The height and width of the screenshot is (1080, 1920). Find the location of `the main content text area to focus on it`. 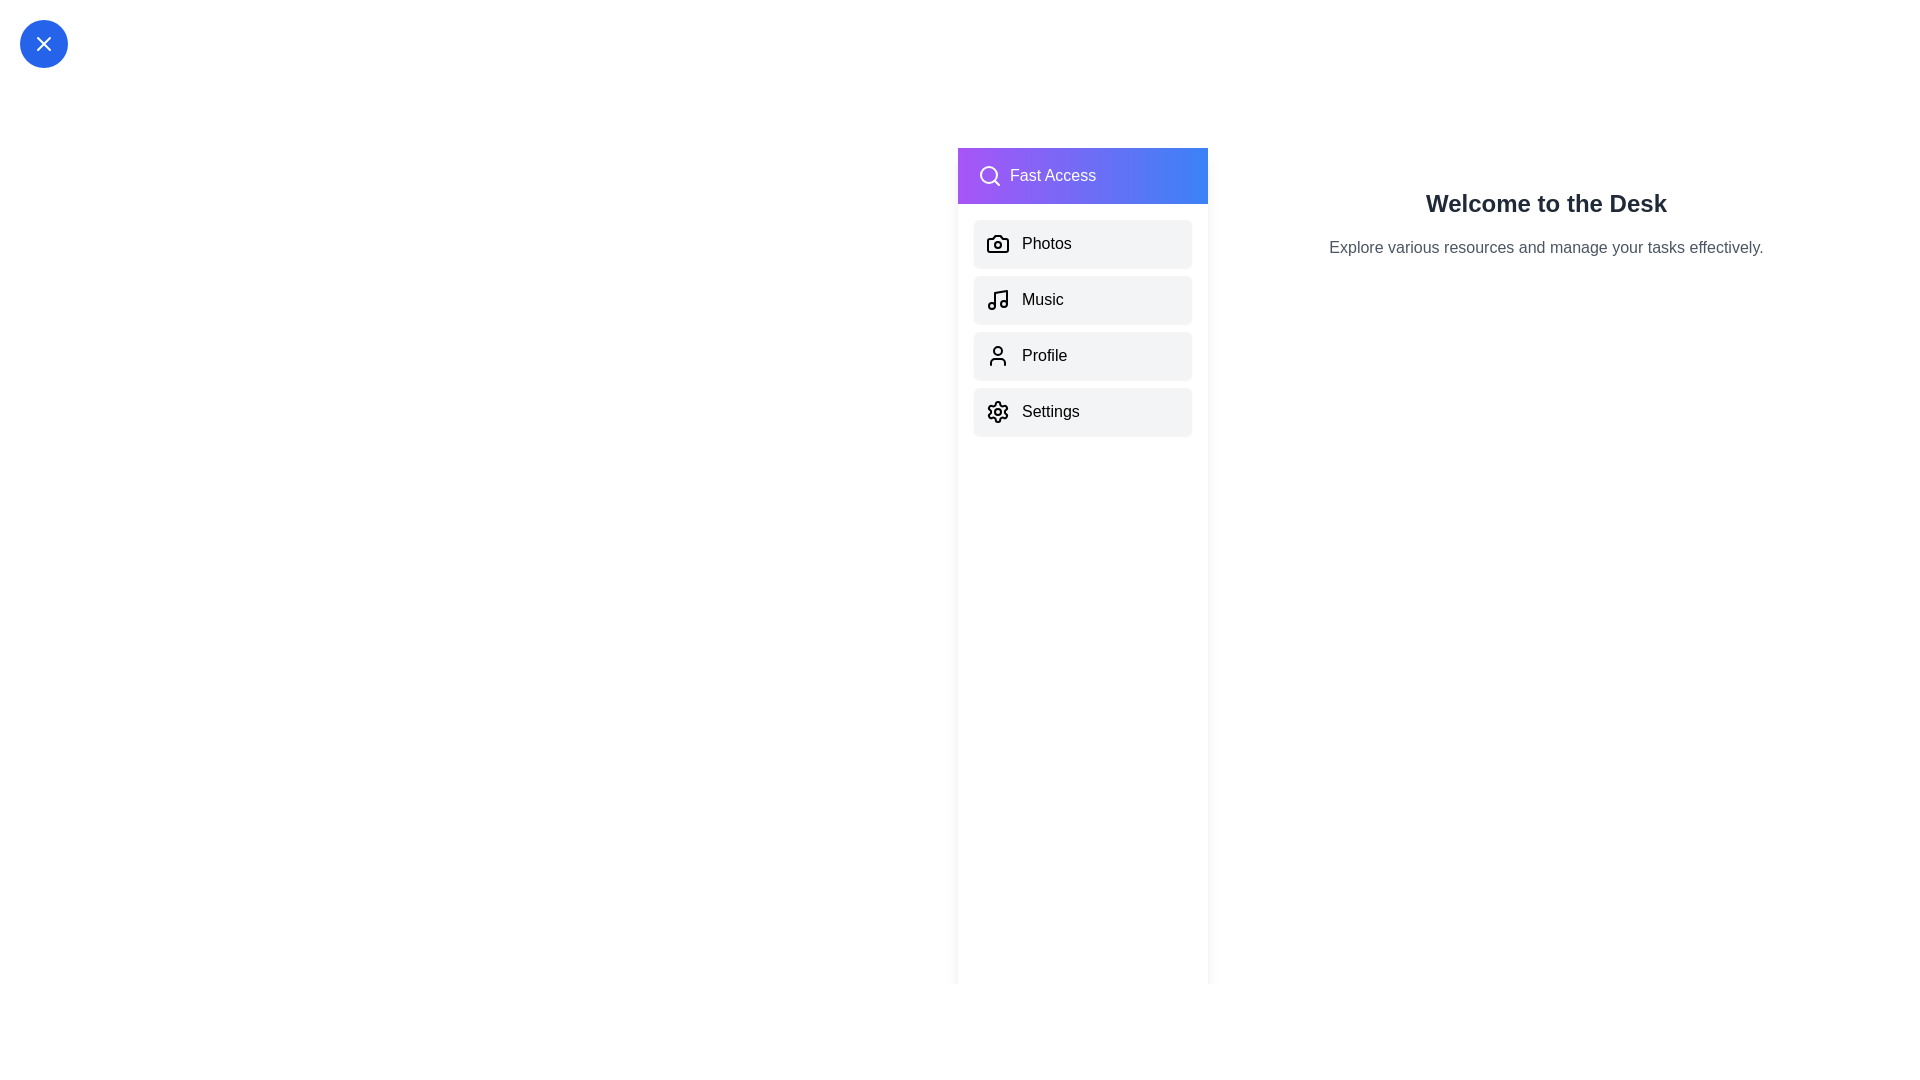

the main content text area to focus on it is located at coordinates (1545, 246).